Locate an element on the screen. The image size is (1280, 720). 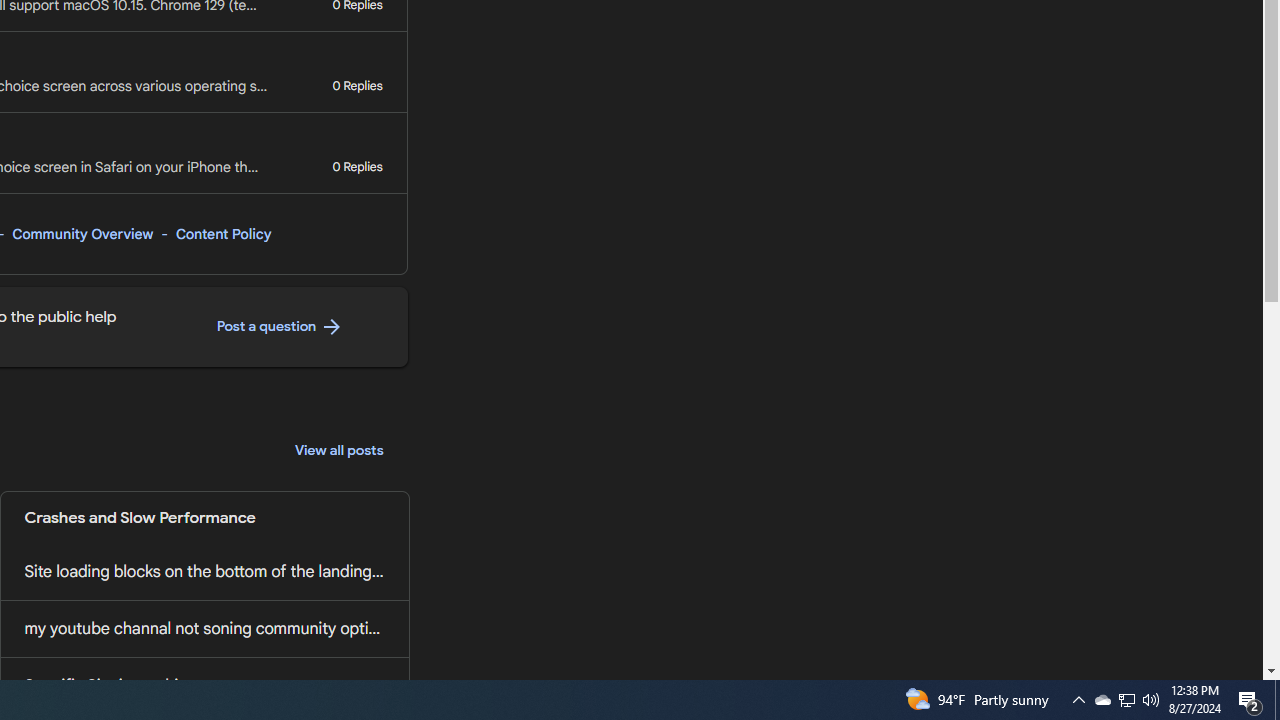
'Content Policy' is located at coordinates (223, 233).